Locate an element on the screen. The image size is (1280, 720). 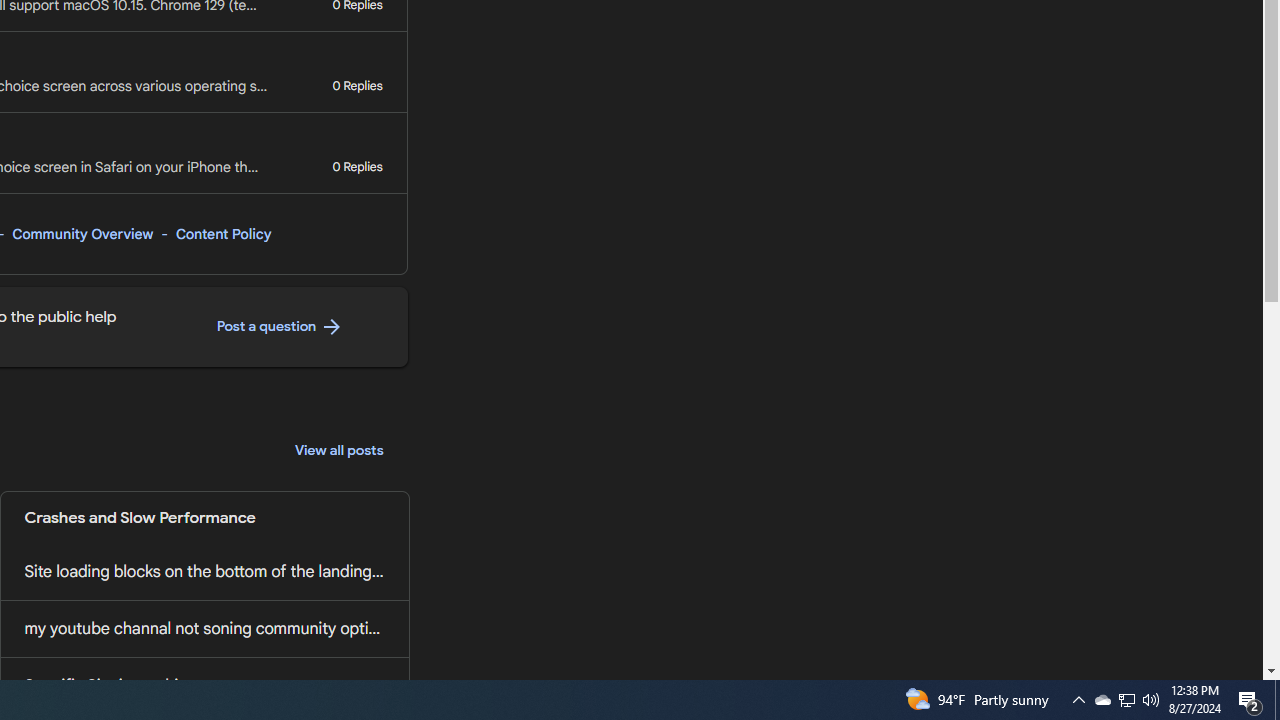
'Content Policy' is located at coordinates (223, 233).